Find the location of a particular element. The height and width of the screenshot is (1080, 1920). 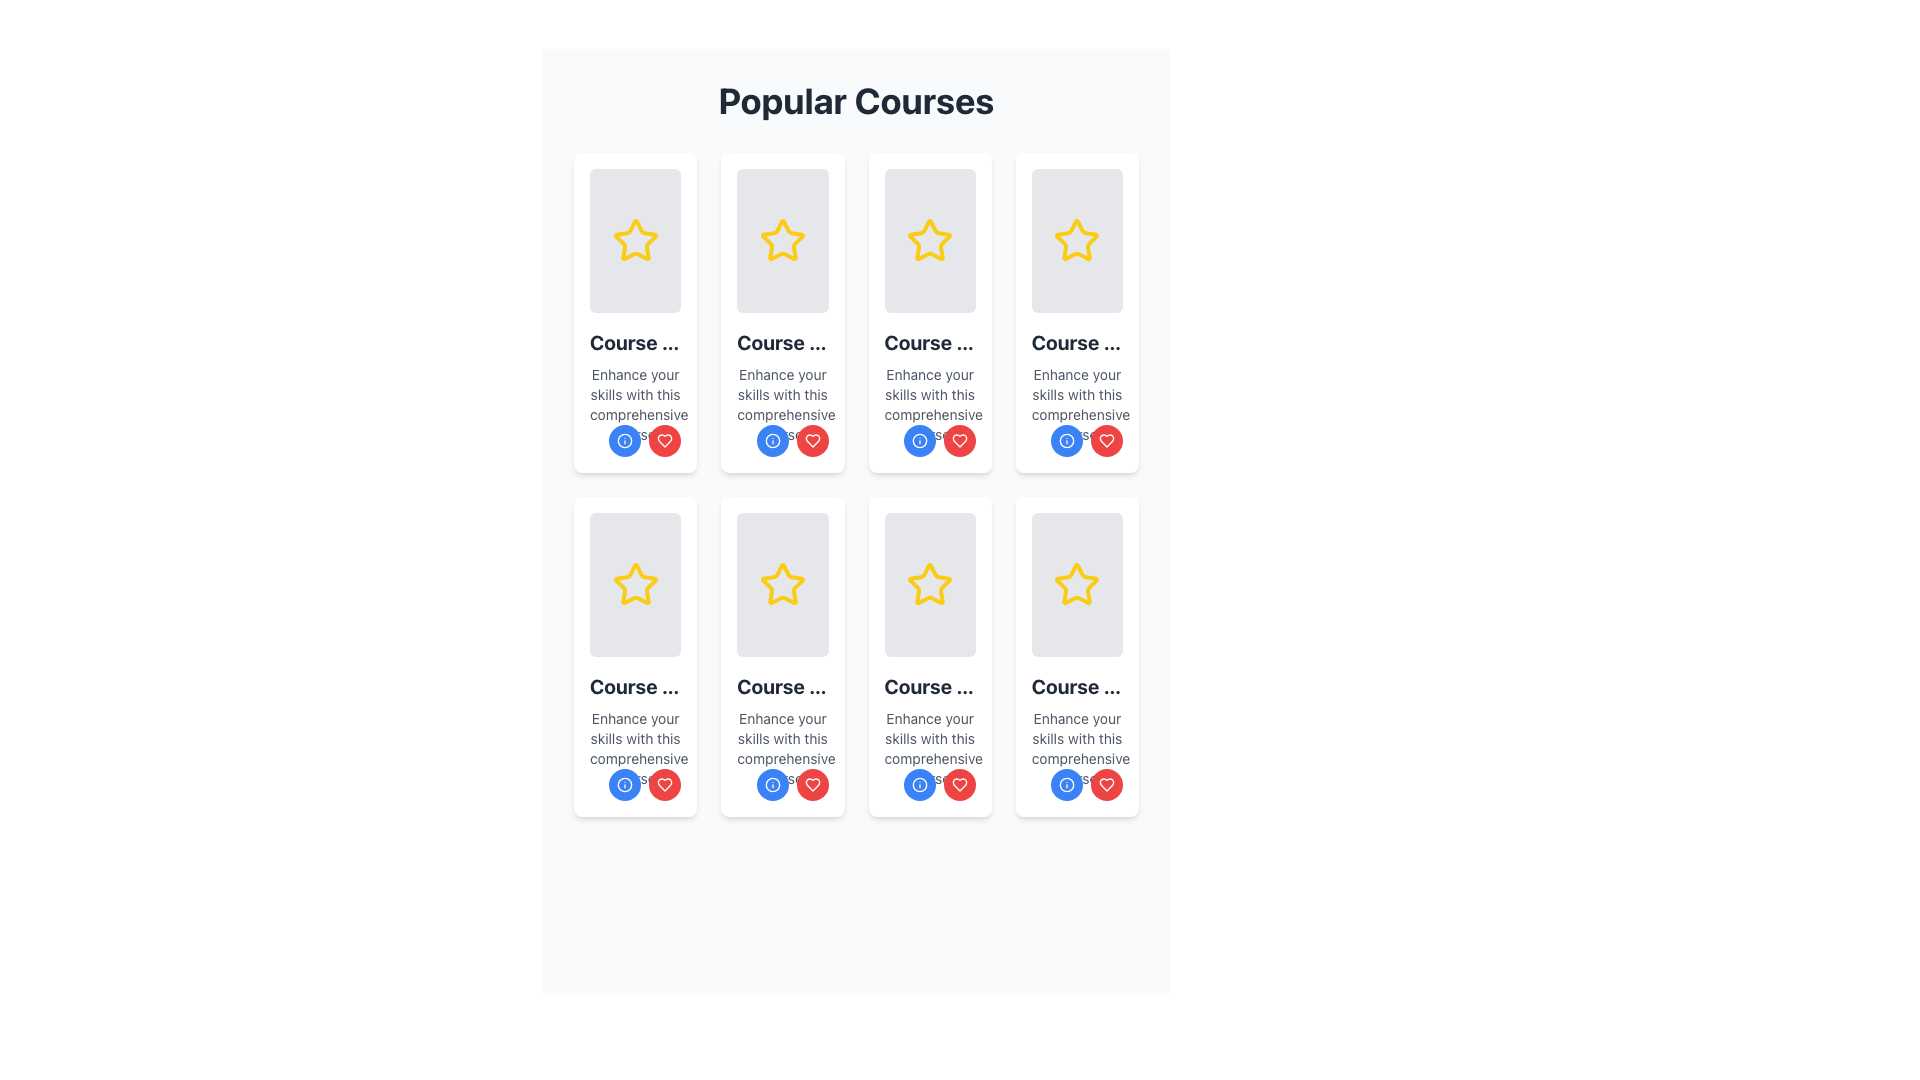

the Information Icon Button located inside a blue circular button at the bottom left corner of the card in the second row and first column of the grid is located at coordinates (624, 784).